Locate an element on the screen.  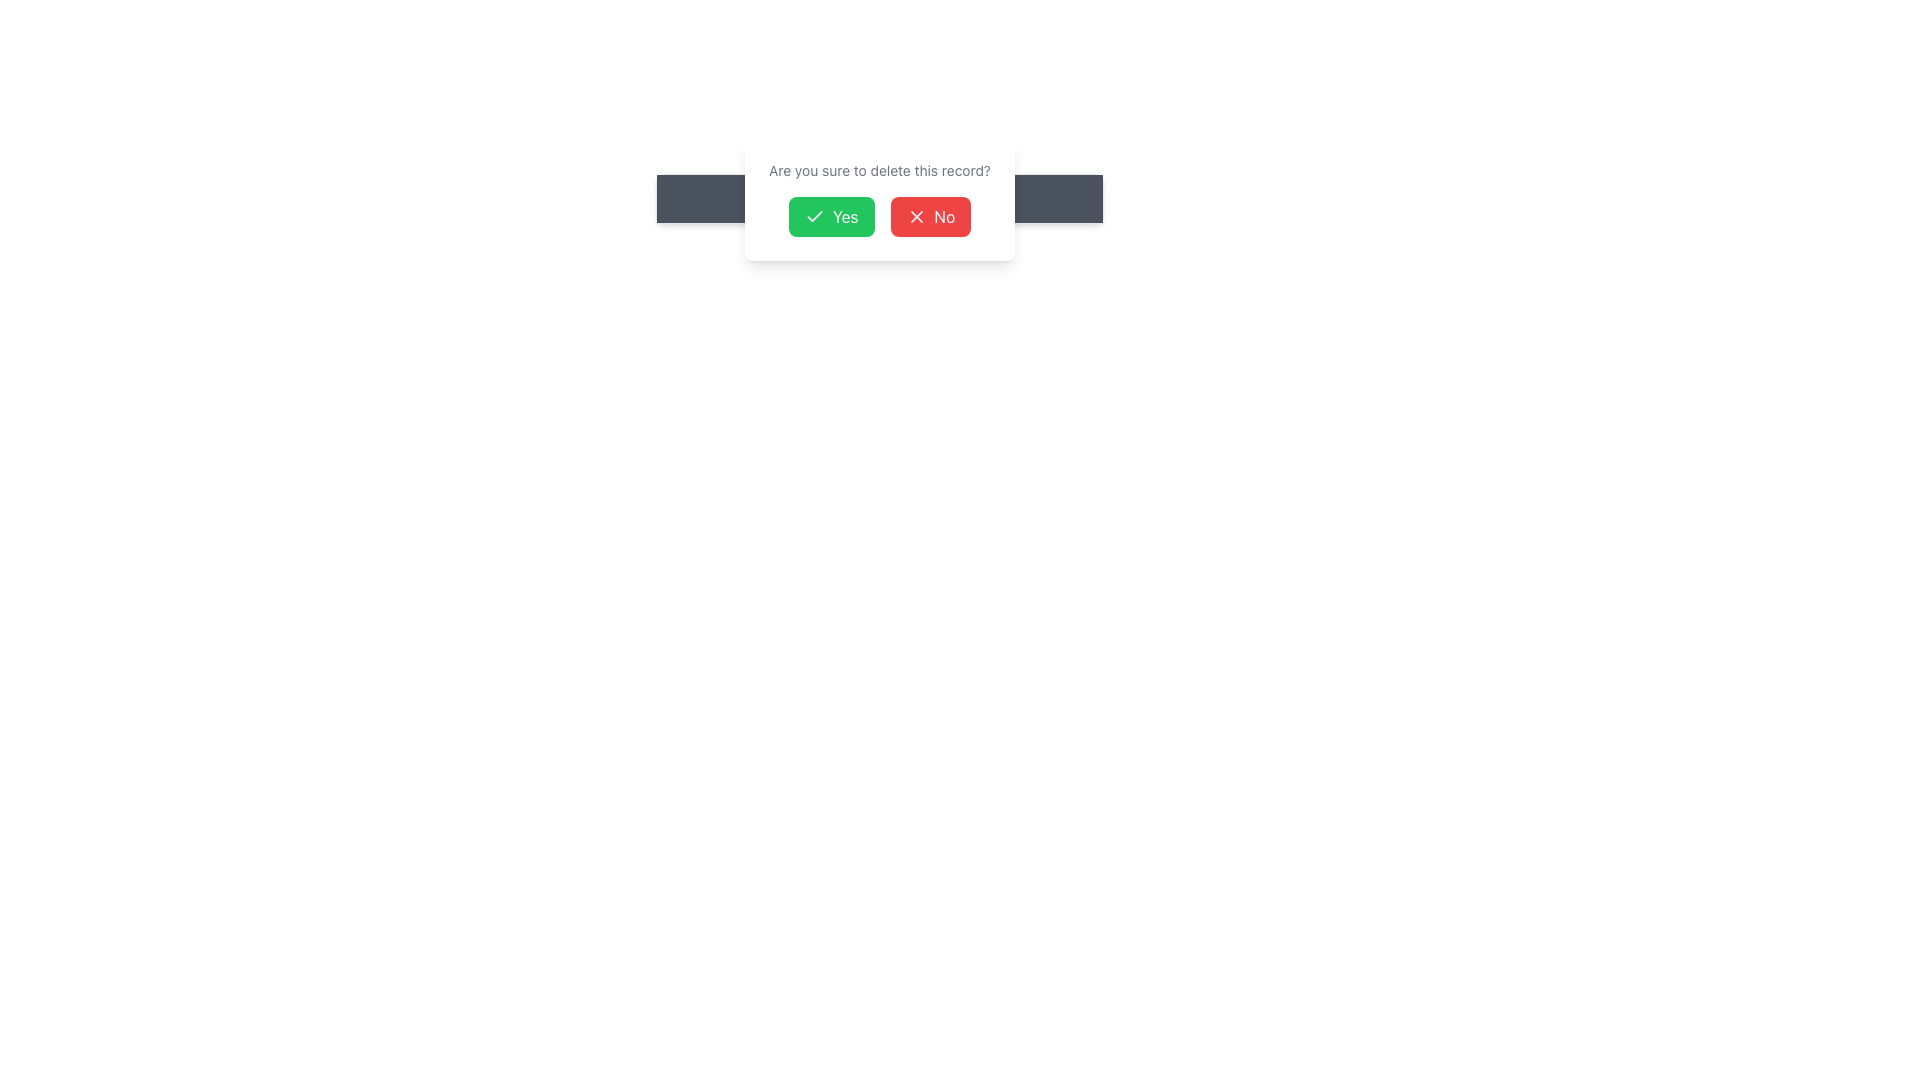
the checkmark graphic icon located on the green 'Yes' button in the confirmation dialog box is located at coordinates (814, 216).